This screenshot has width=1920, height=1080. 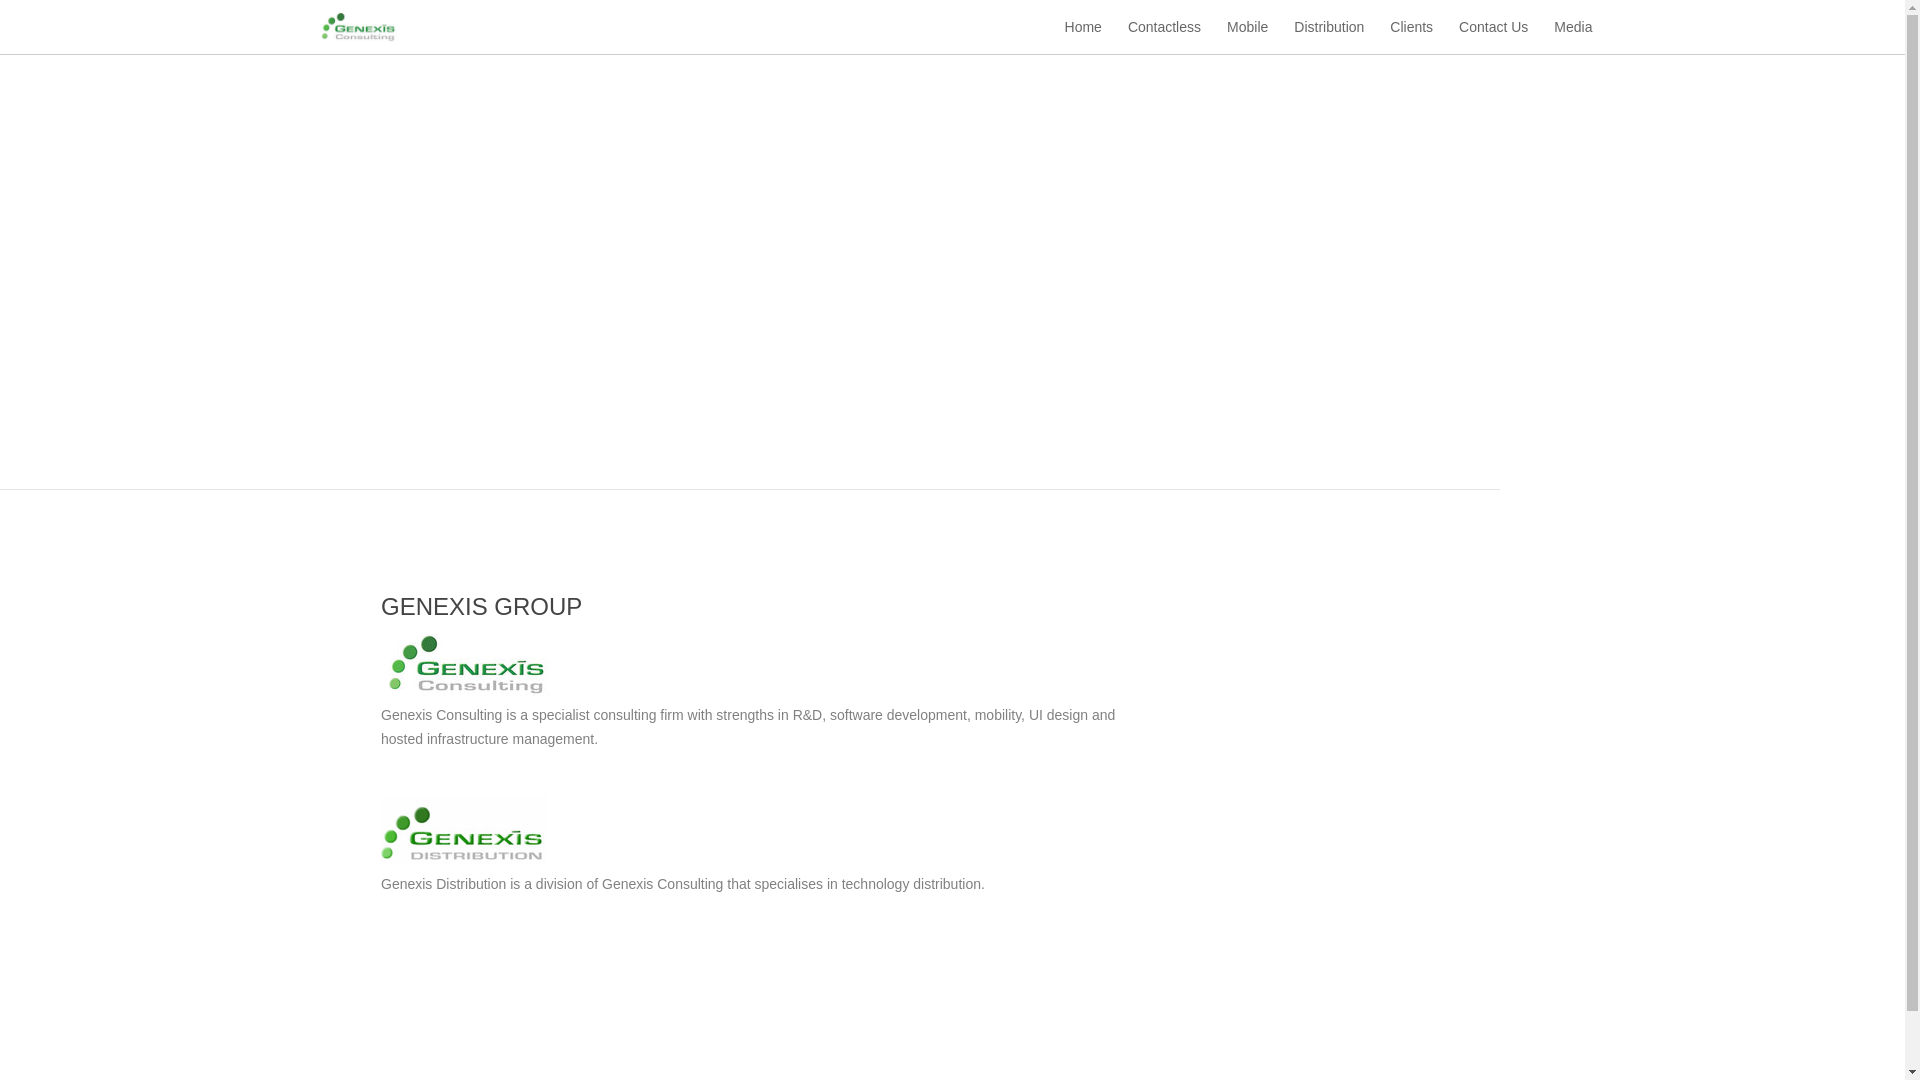 I want to click on 'Distribution', so click(x=1329, y=37).